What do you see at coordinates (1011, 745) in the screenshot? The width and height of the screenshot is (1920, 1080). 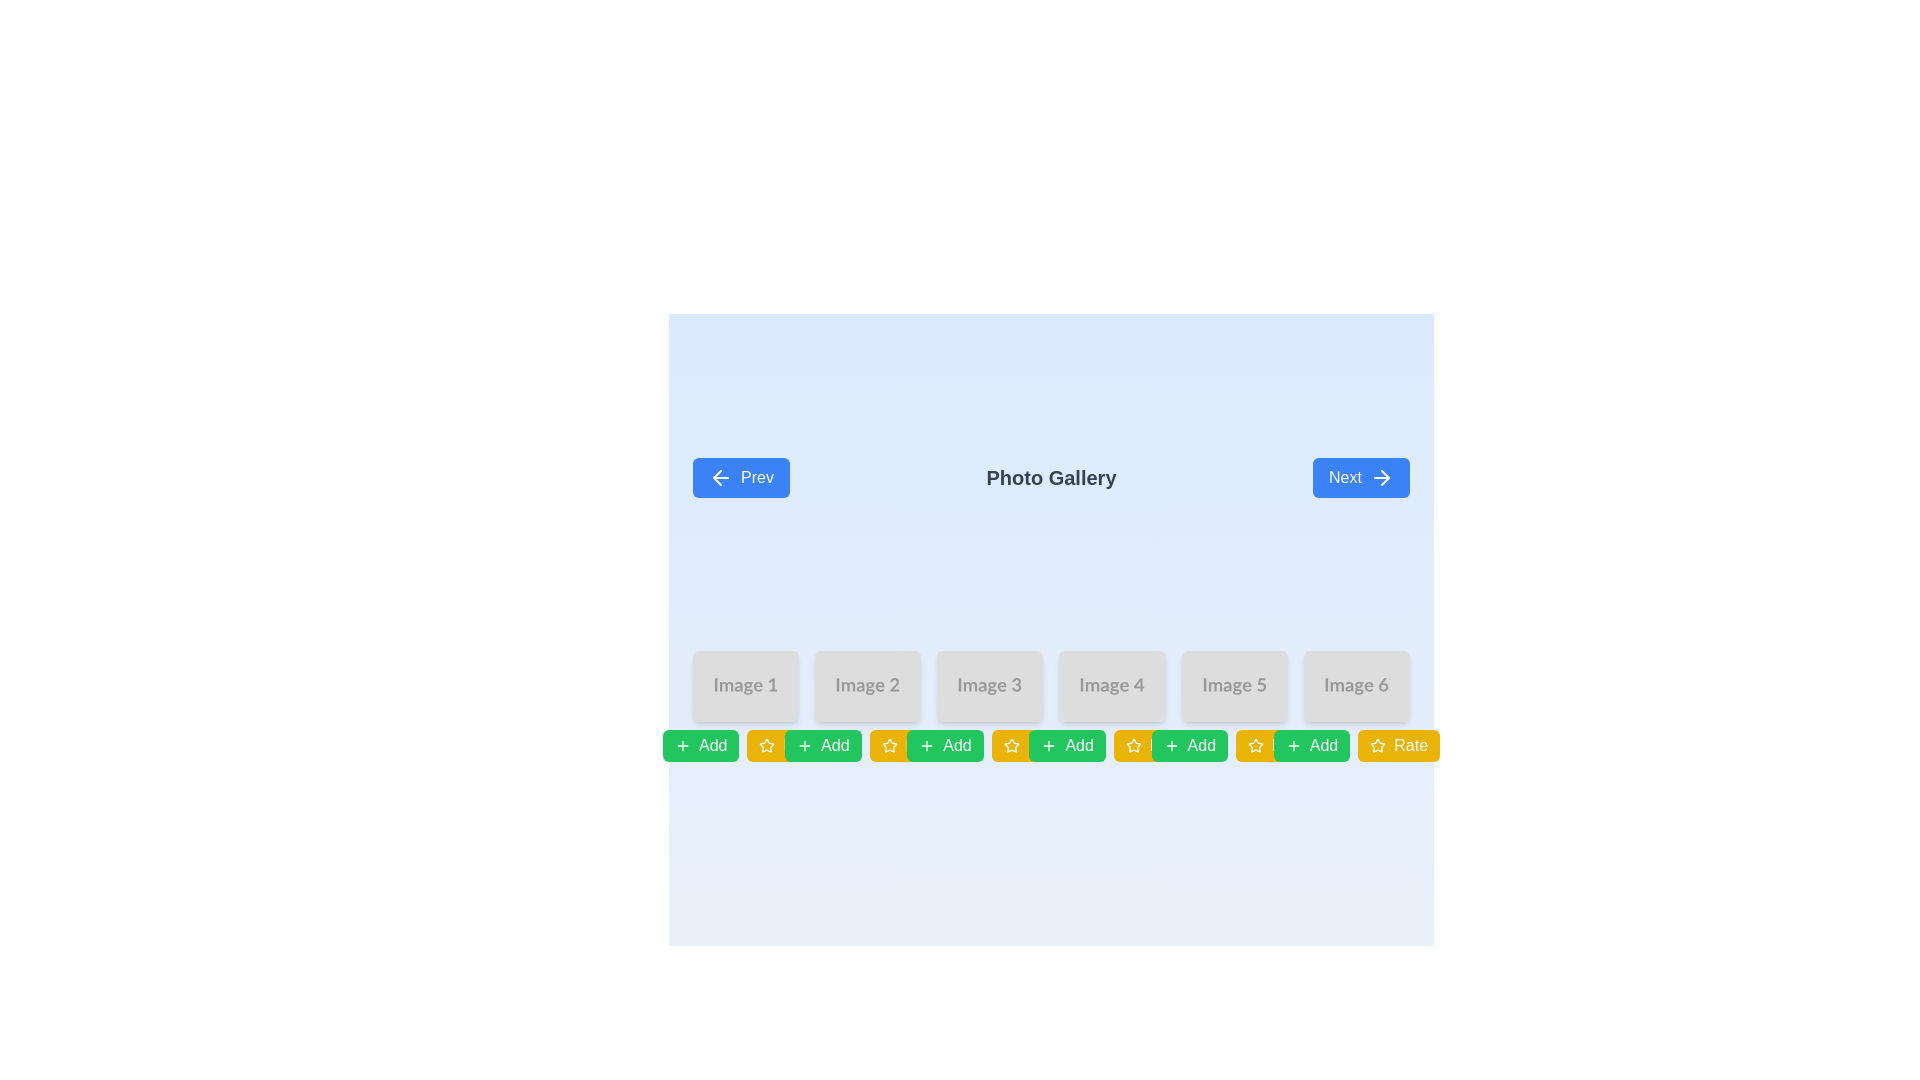 I see `the fourth star icon from the left, located below the third image tile labeled 'Image 3', to rate the associated image` at bounding box center [1011, 745].